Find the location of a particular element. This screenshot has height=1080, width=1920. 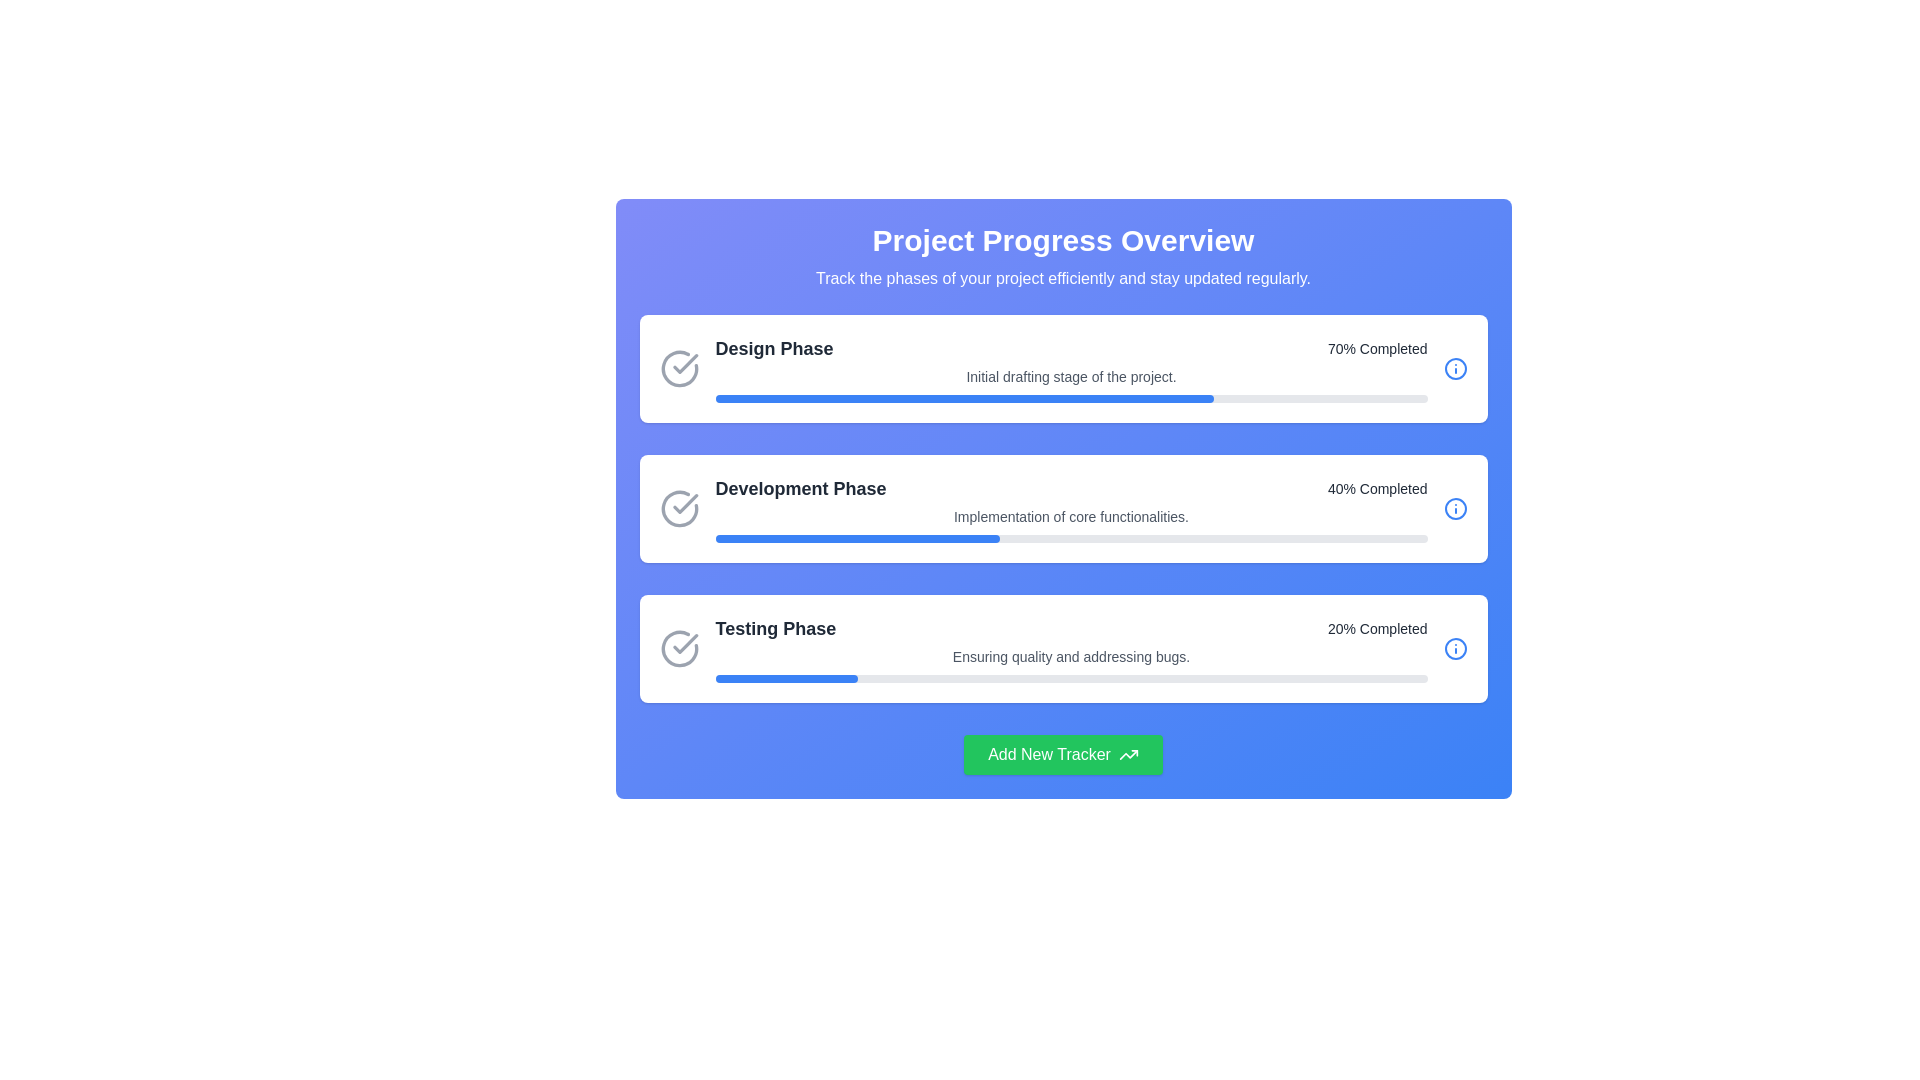

the static text label reading 'Implementation of core functionalities.' which is located below the title 'Development Phase' and aligned in the middle of the section is located at coordinates (1070, 515).